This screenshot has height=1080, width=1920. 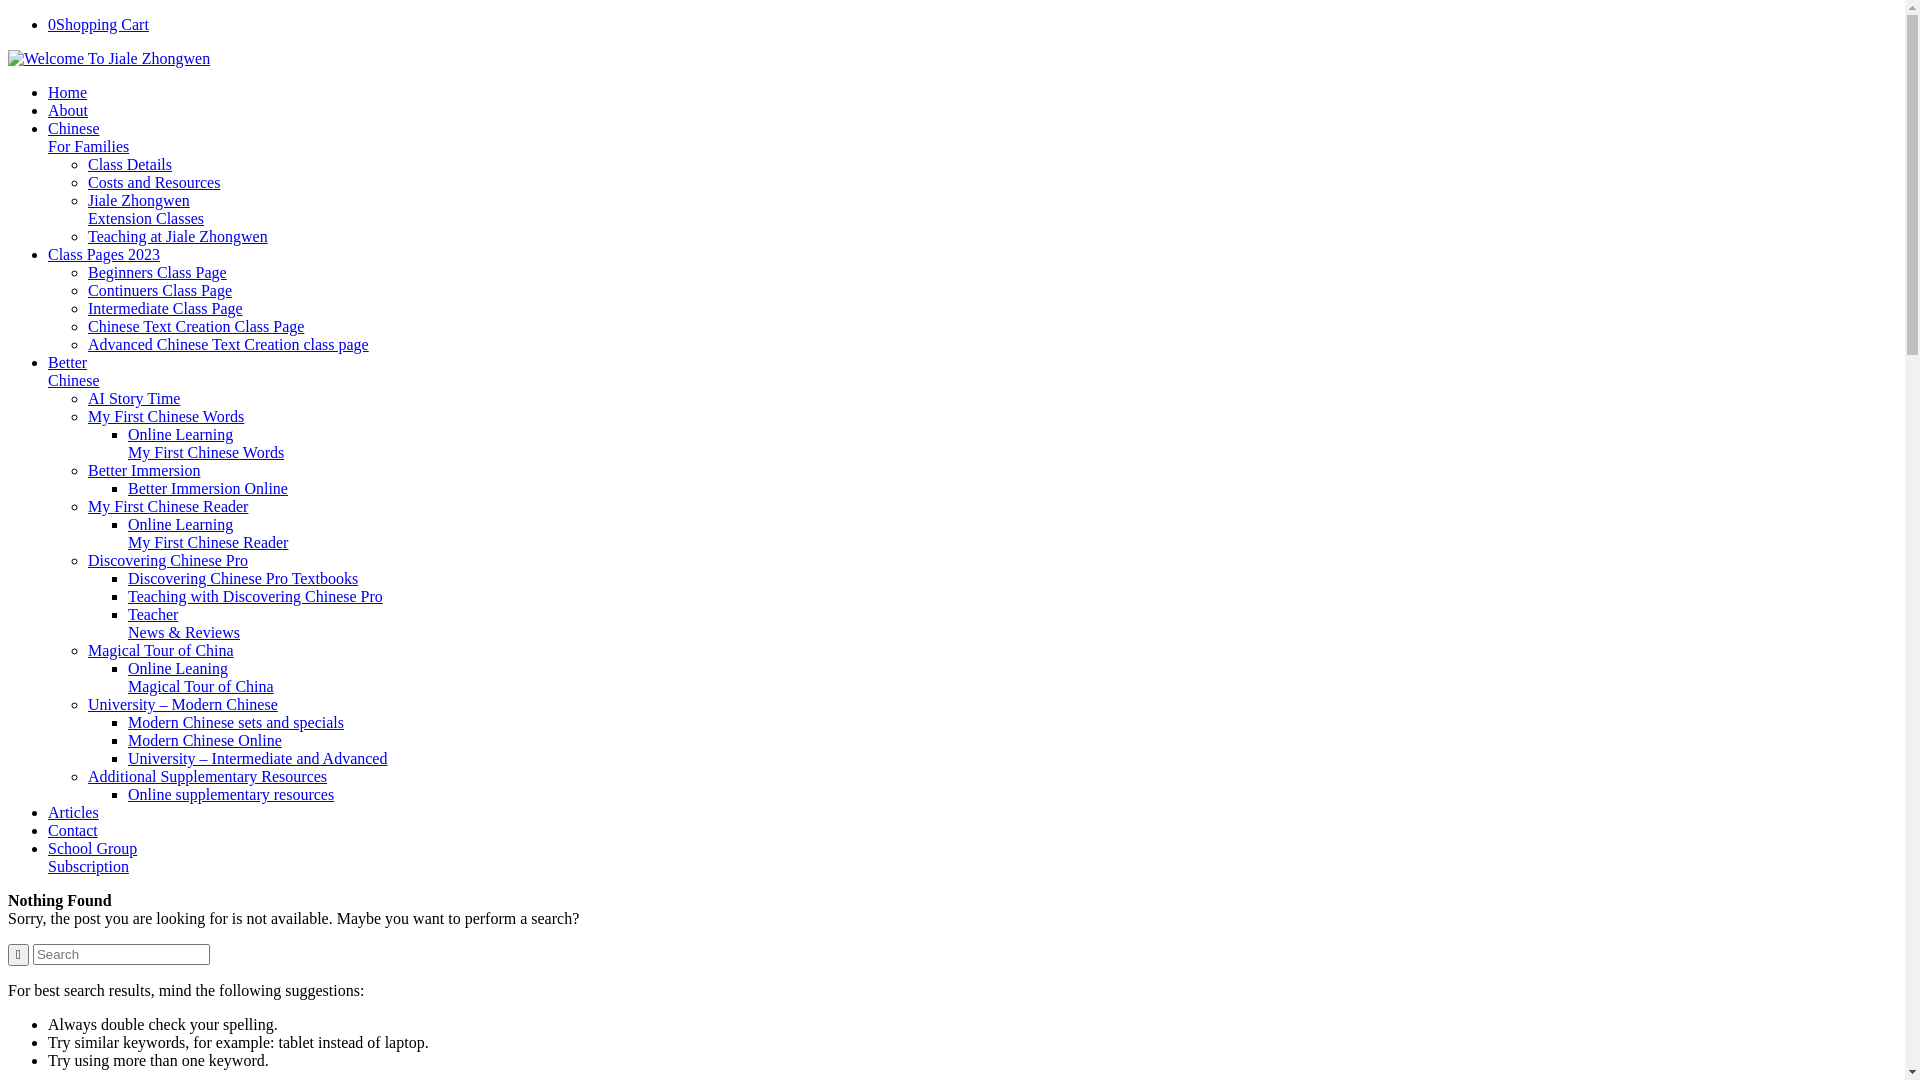 What do you see at coordinates (103, 253) in the screenshot?
I see `'Class Pages 2023'` at bounding box center [103, 253].